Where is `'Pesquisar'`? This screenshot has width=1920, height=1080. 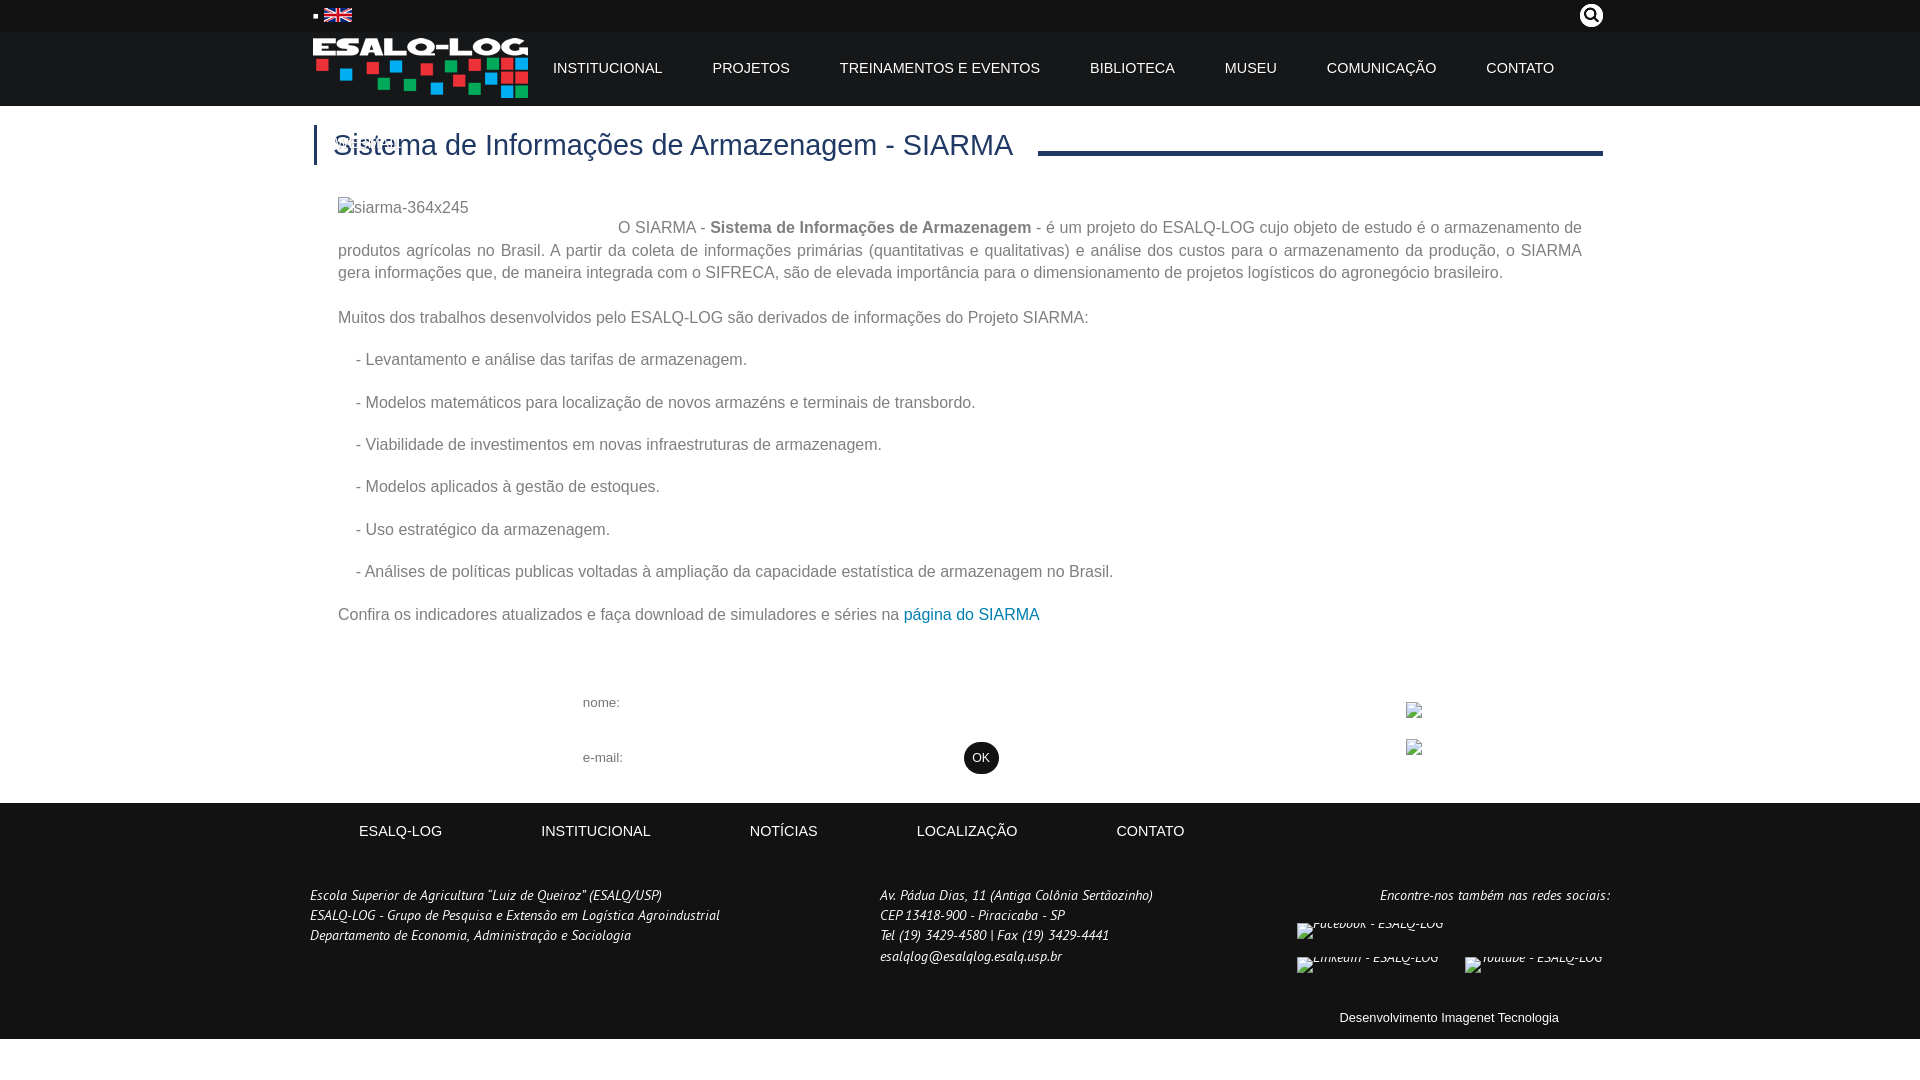 'Pesquisar' is located at coordinates (1590, 15).